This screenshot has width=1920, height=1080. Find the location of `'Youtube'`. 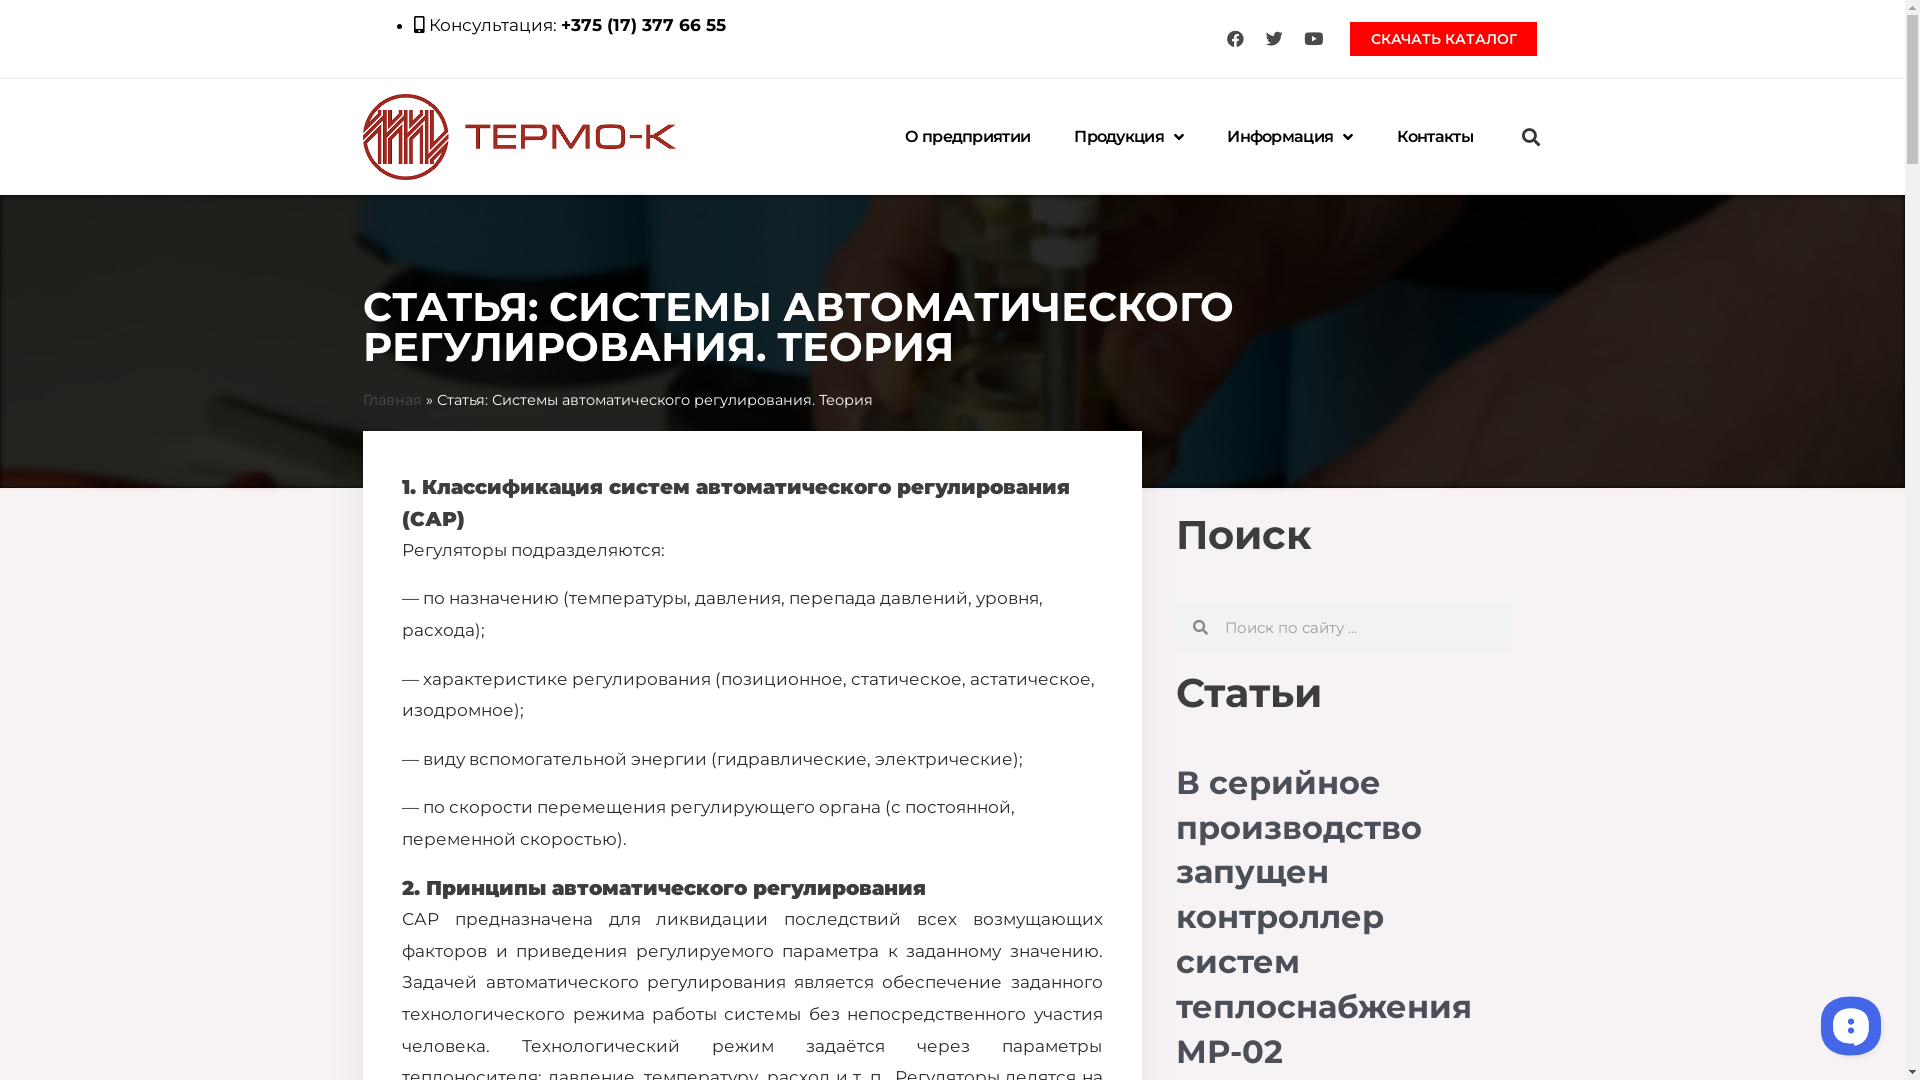

'Youtube' is located at coordinates (1313, 38).